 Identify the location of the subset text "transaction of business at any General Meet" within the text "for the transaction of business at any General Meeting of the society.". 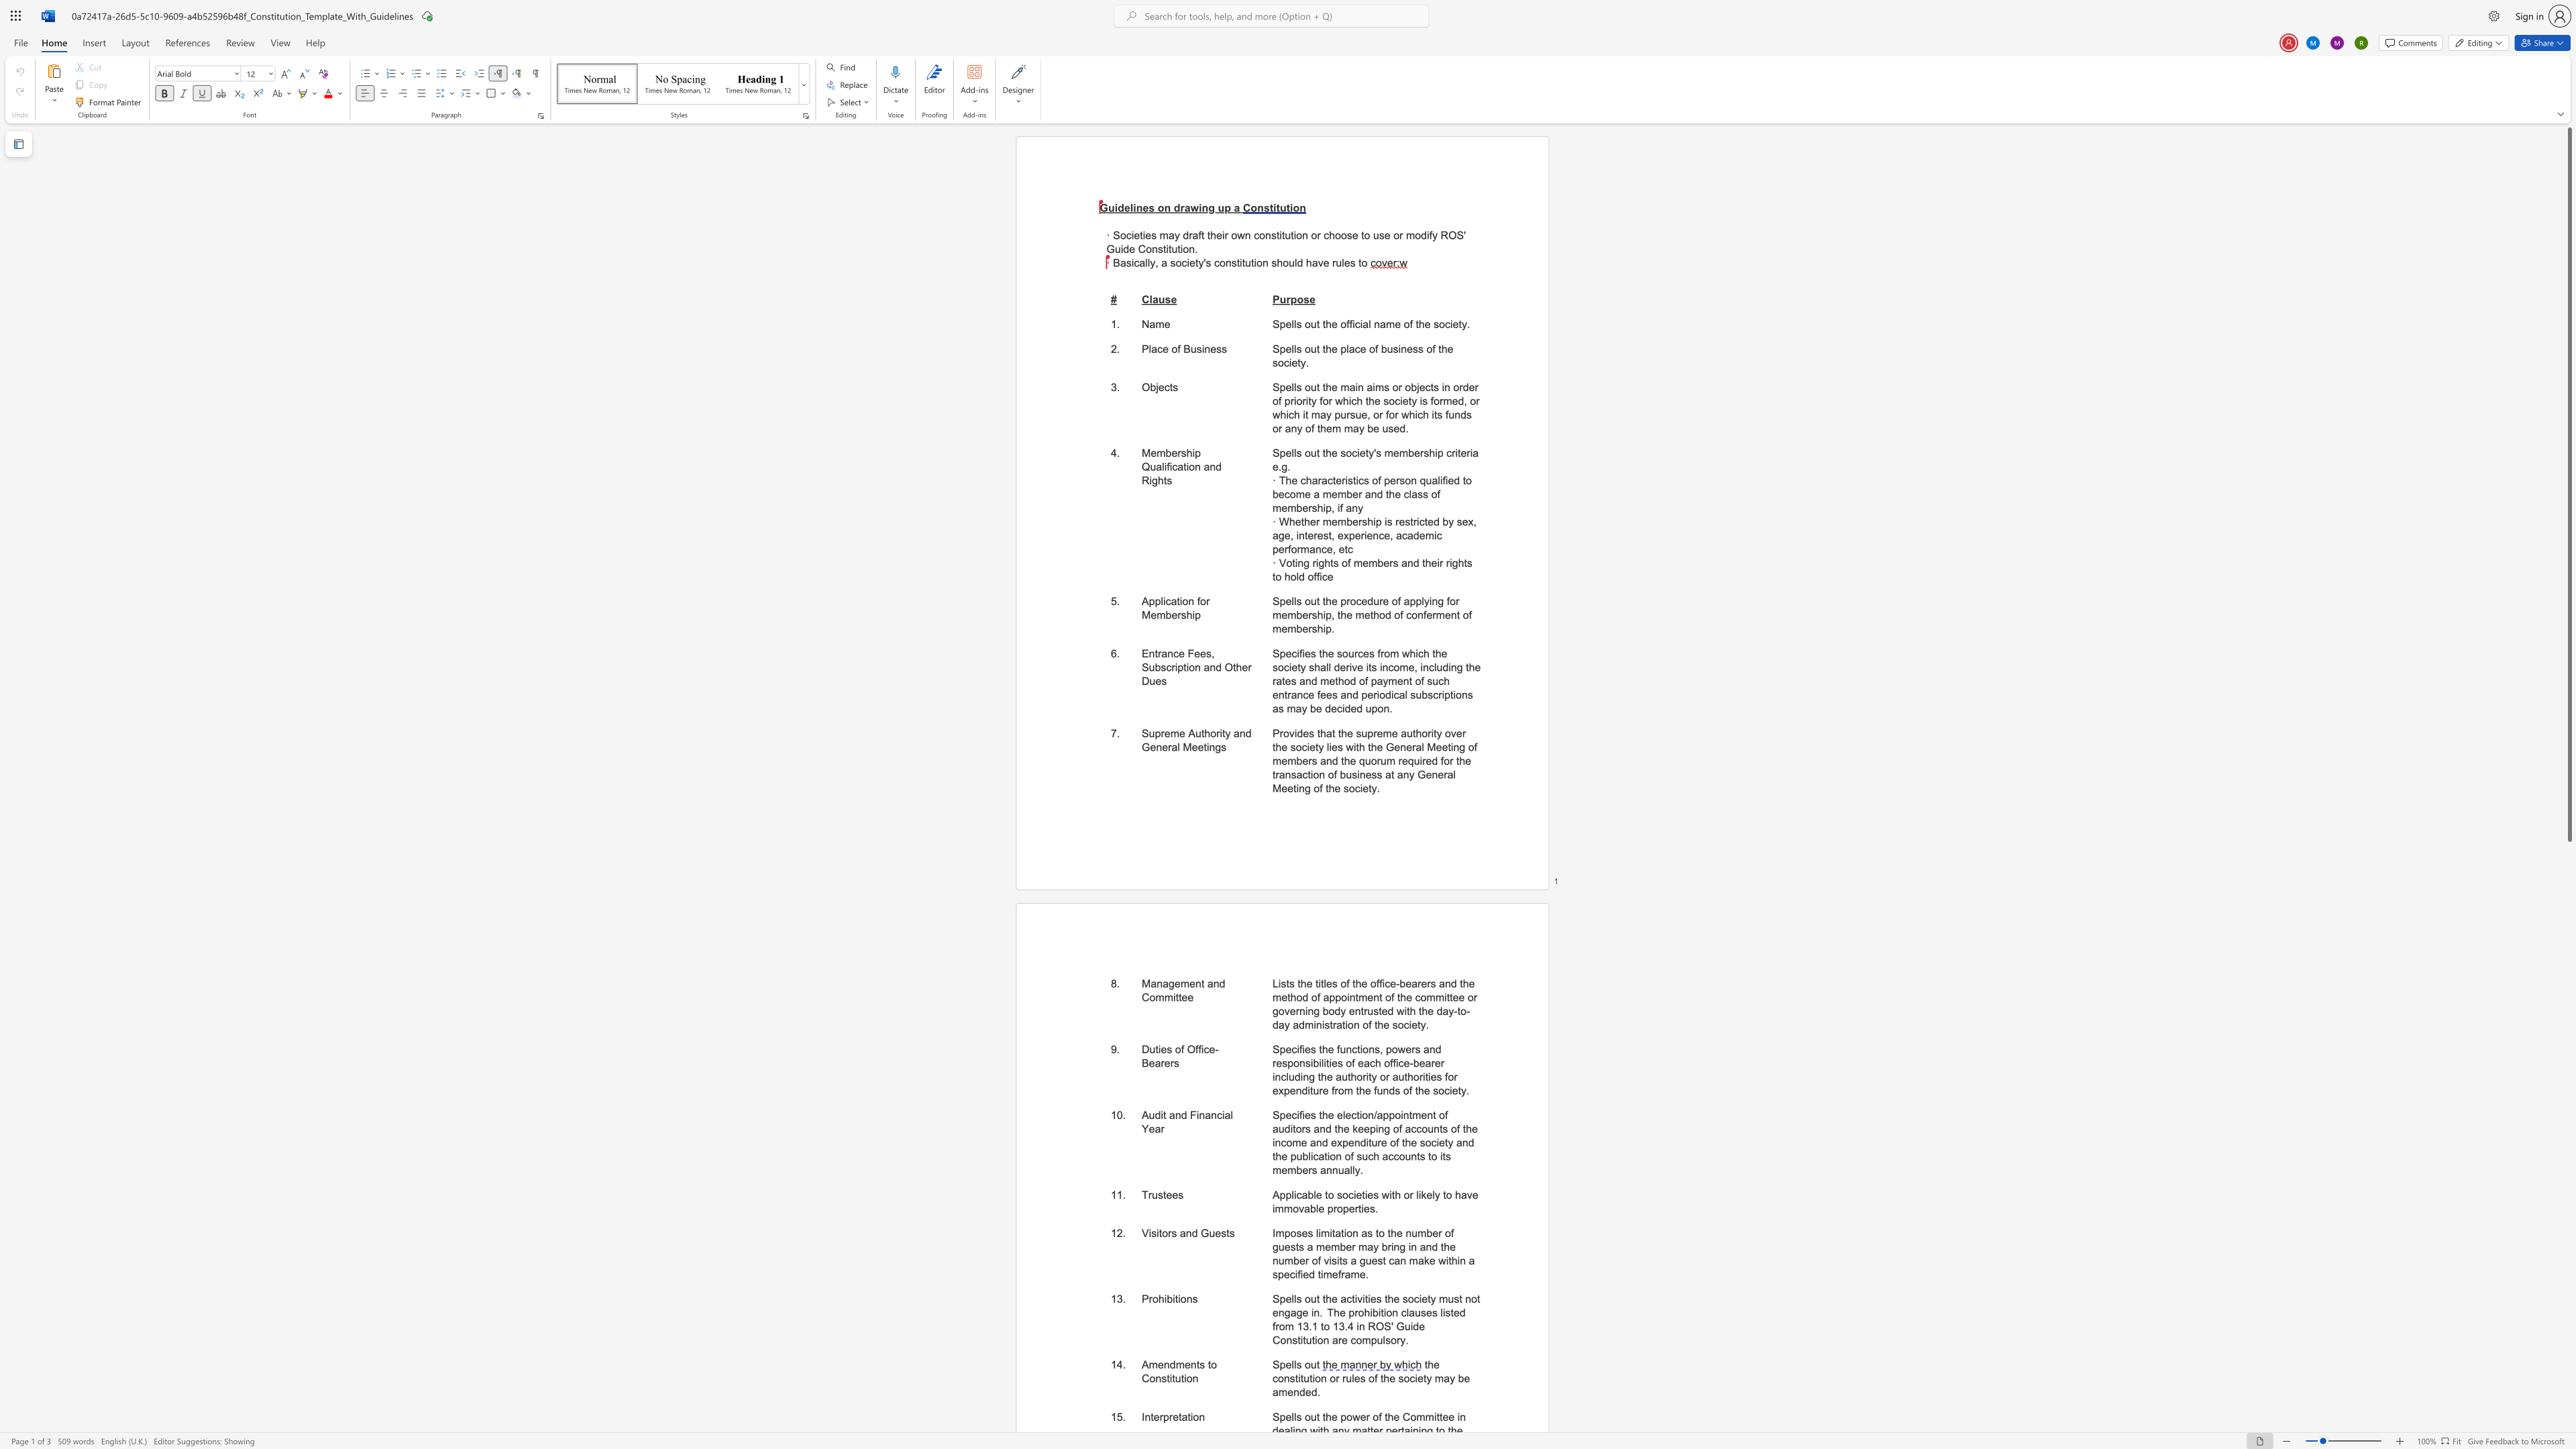
(1271, 773).